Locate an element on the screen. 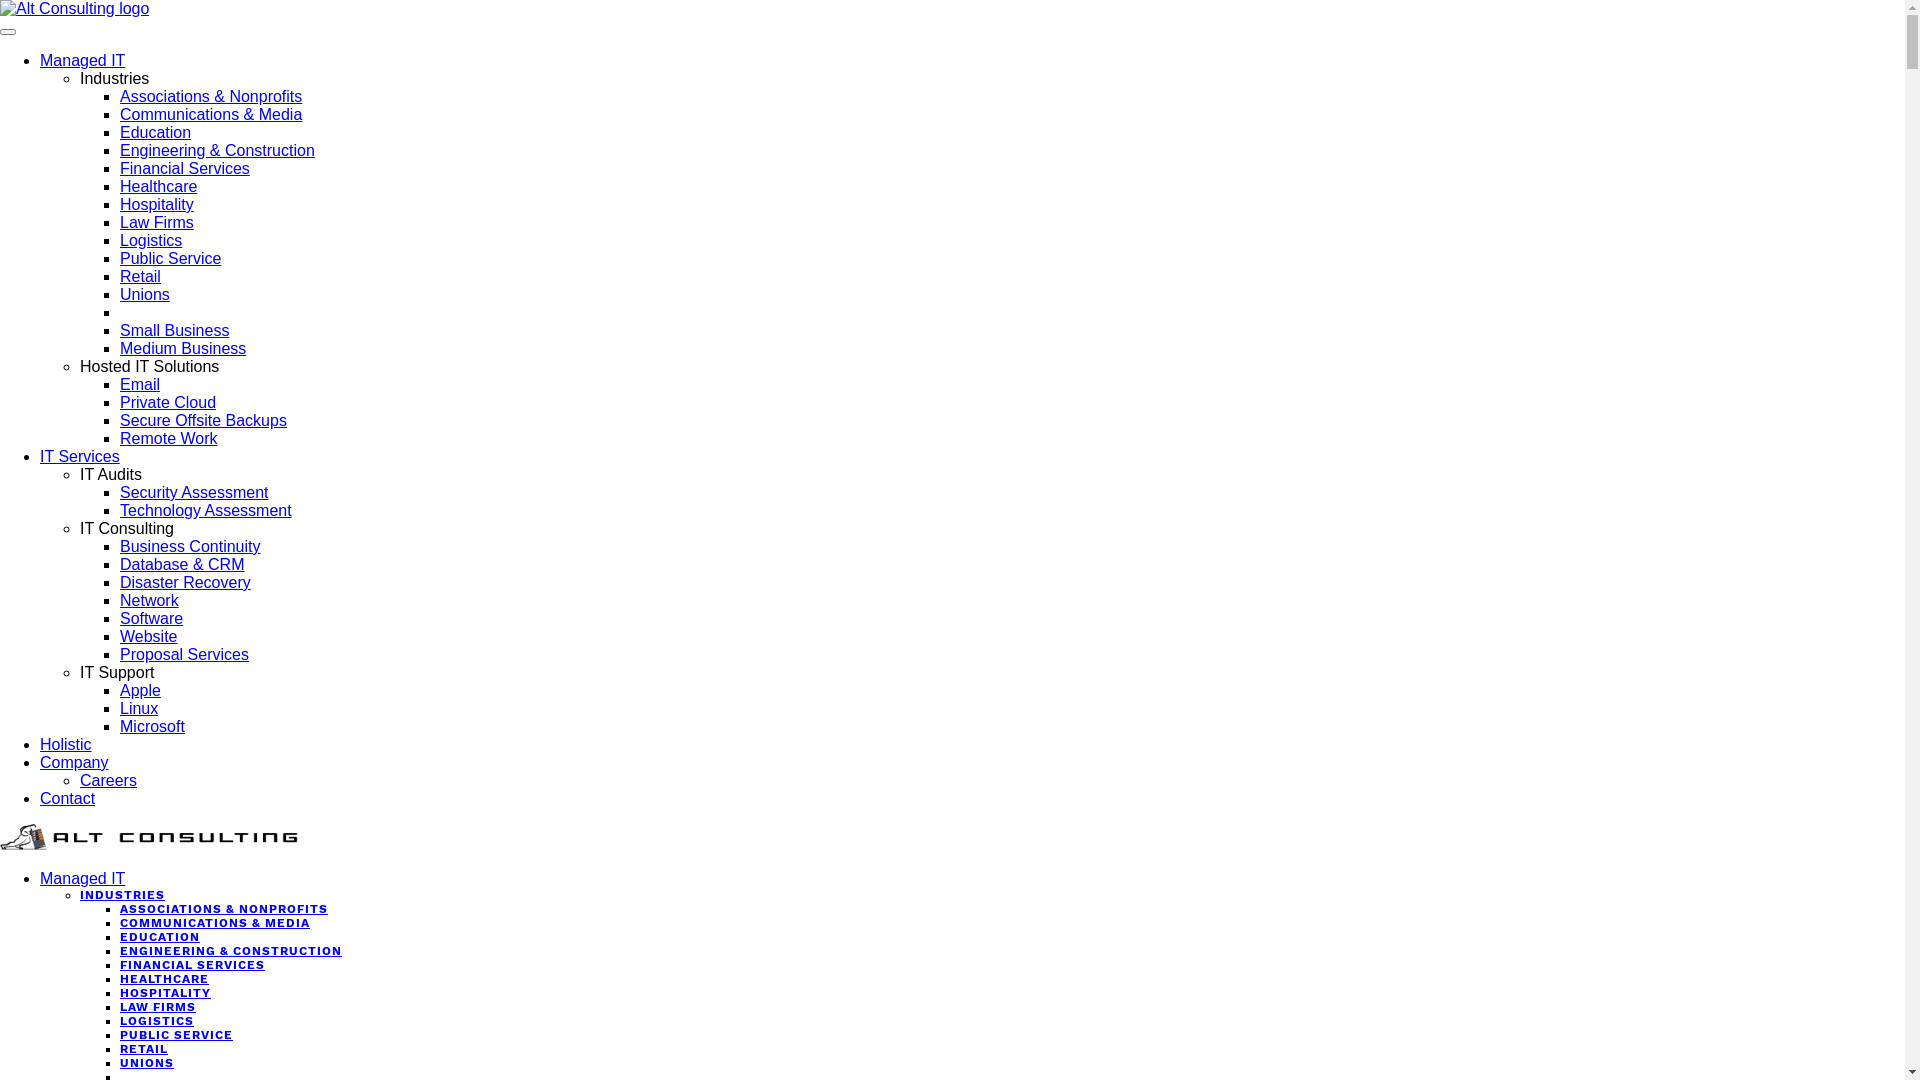 The image size is (1920, 1080). 'Database & CRM' is located at coordinates (182, 564).